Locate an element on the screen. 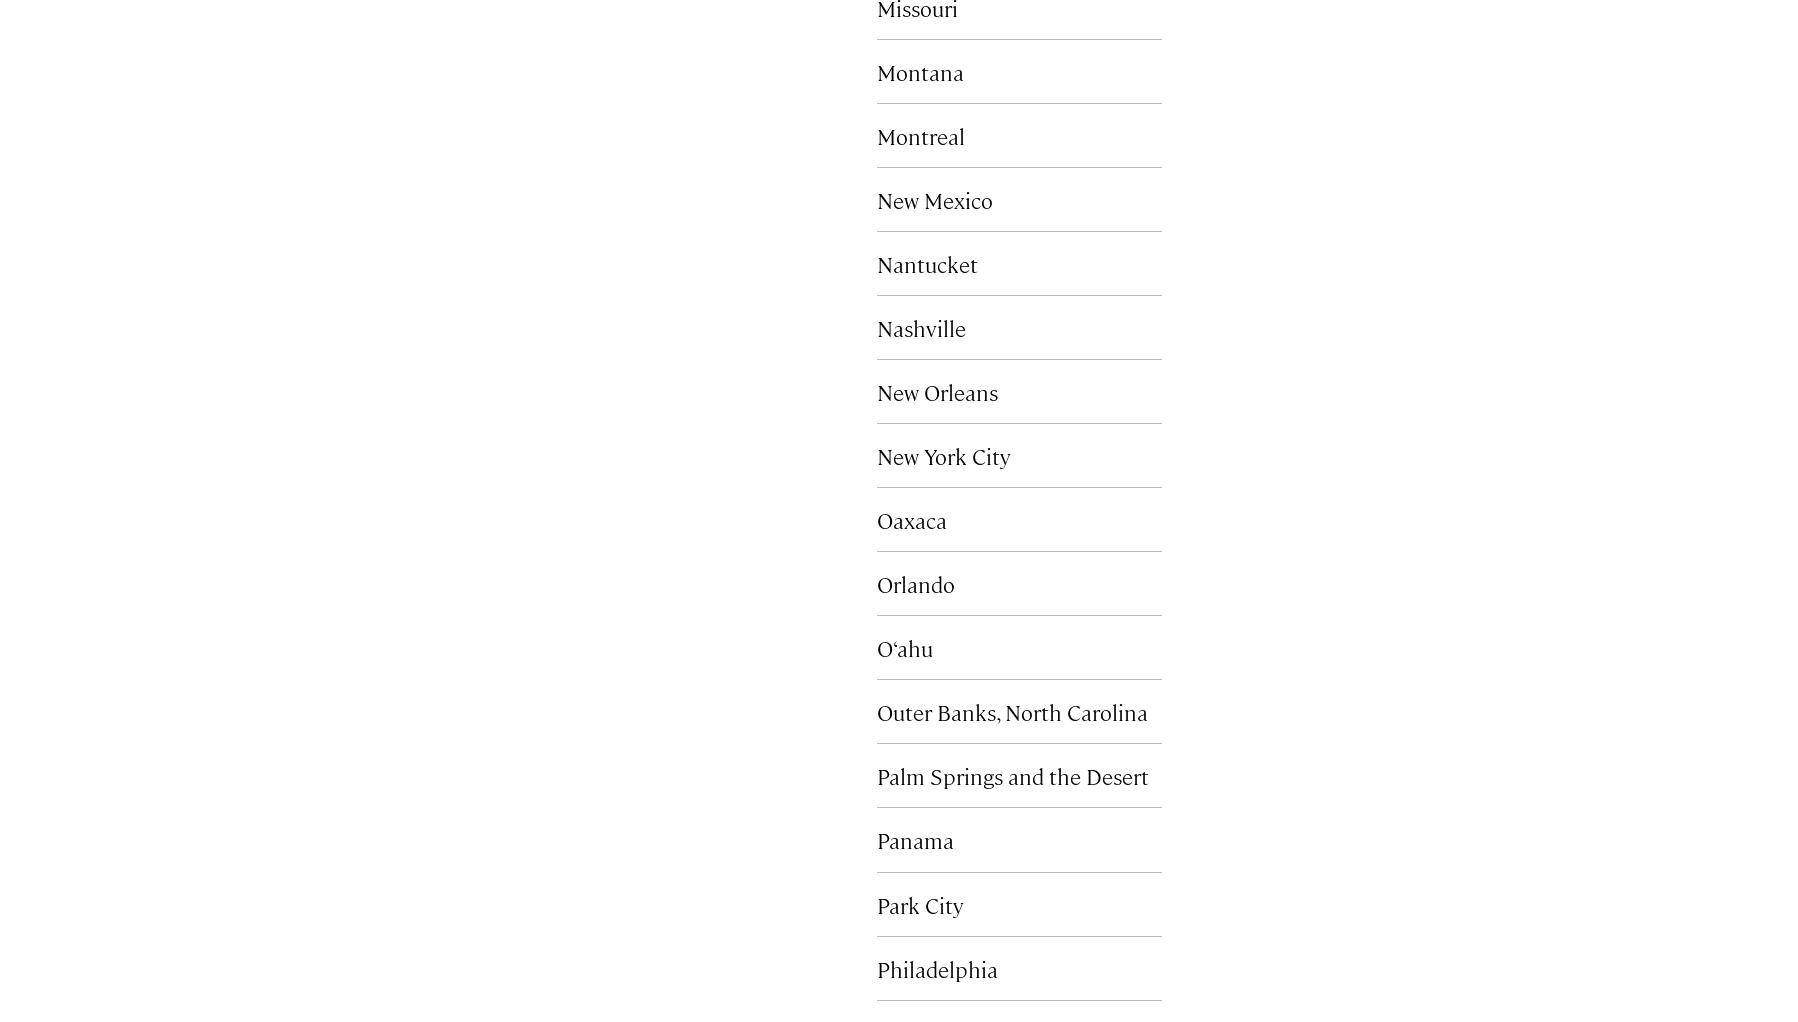  'Park City' is located at coordinates (919, 902).